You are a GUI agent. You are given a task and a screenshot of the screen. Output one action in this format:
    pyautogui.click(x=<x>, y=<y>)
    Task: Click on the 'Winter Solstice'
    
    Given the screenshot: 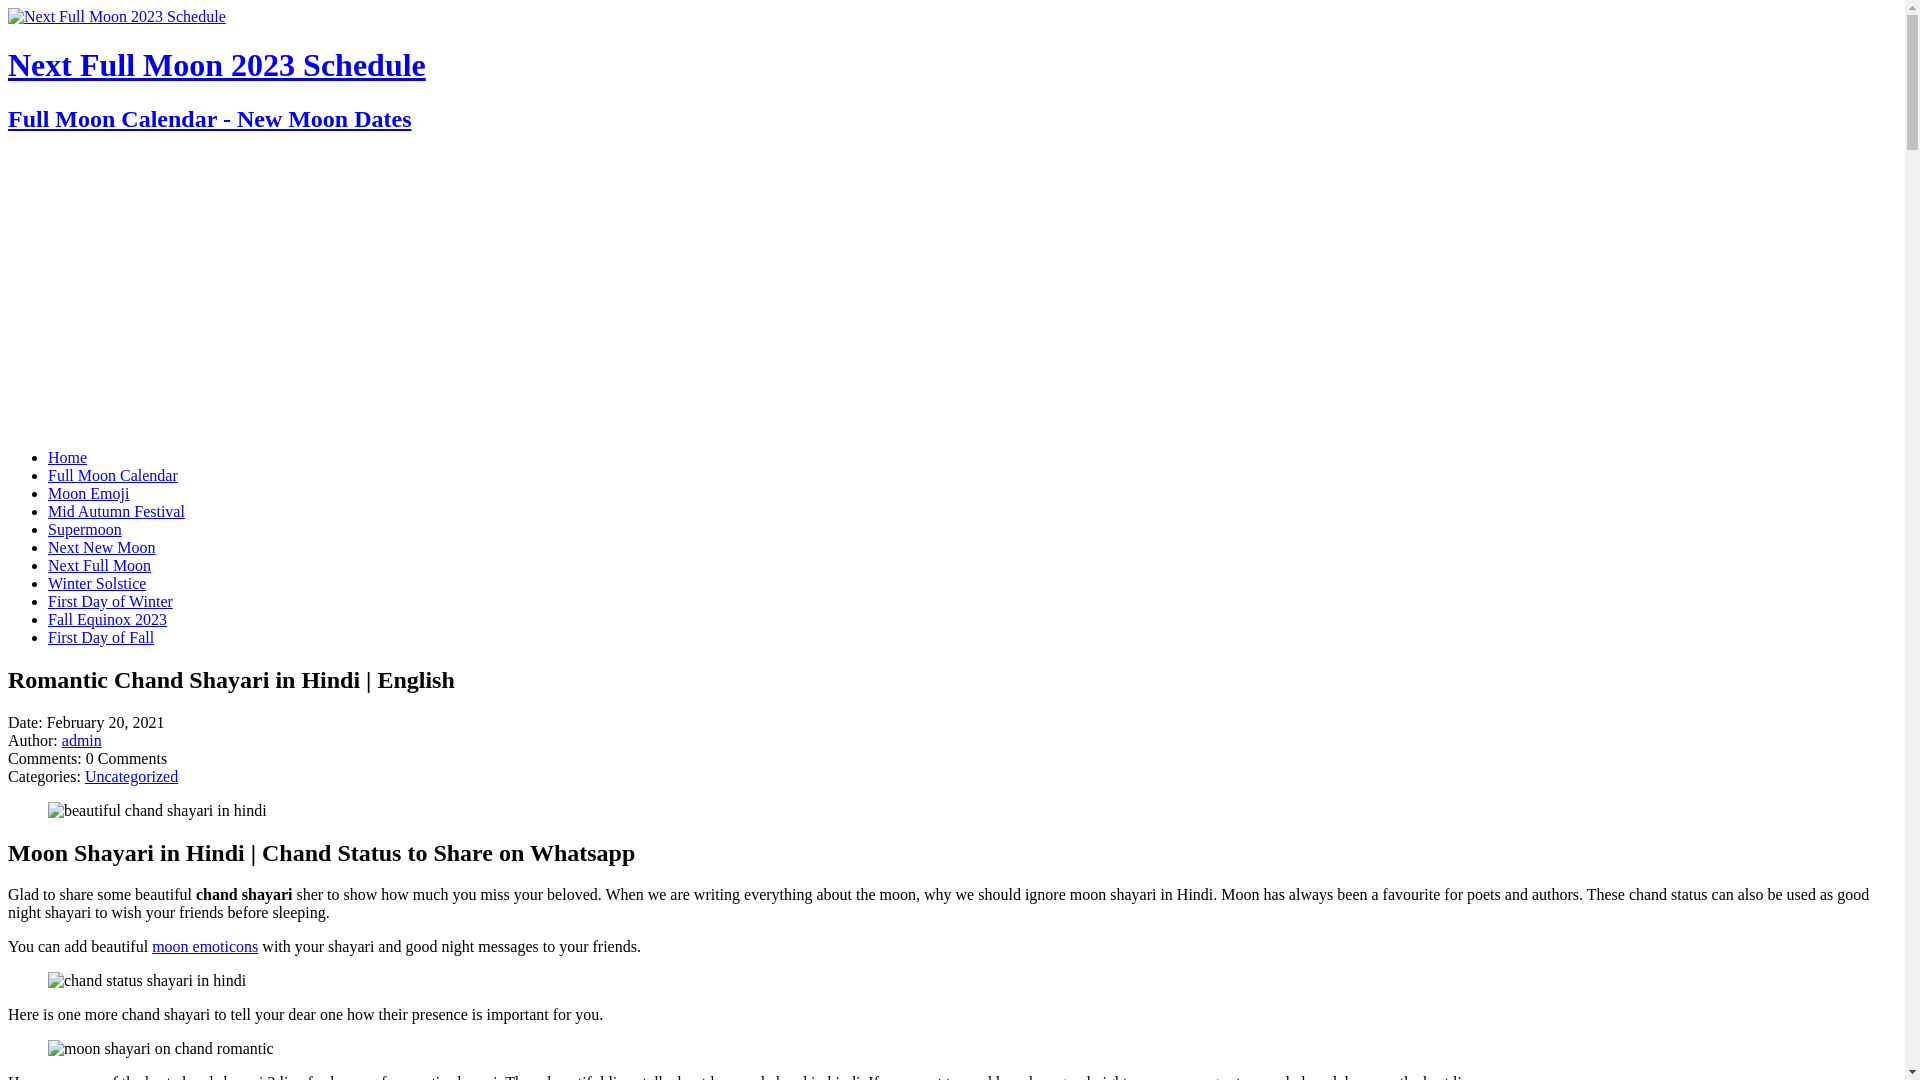 What is the action you would take?
    pyautogui.click(x=95, y=583)
    